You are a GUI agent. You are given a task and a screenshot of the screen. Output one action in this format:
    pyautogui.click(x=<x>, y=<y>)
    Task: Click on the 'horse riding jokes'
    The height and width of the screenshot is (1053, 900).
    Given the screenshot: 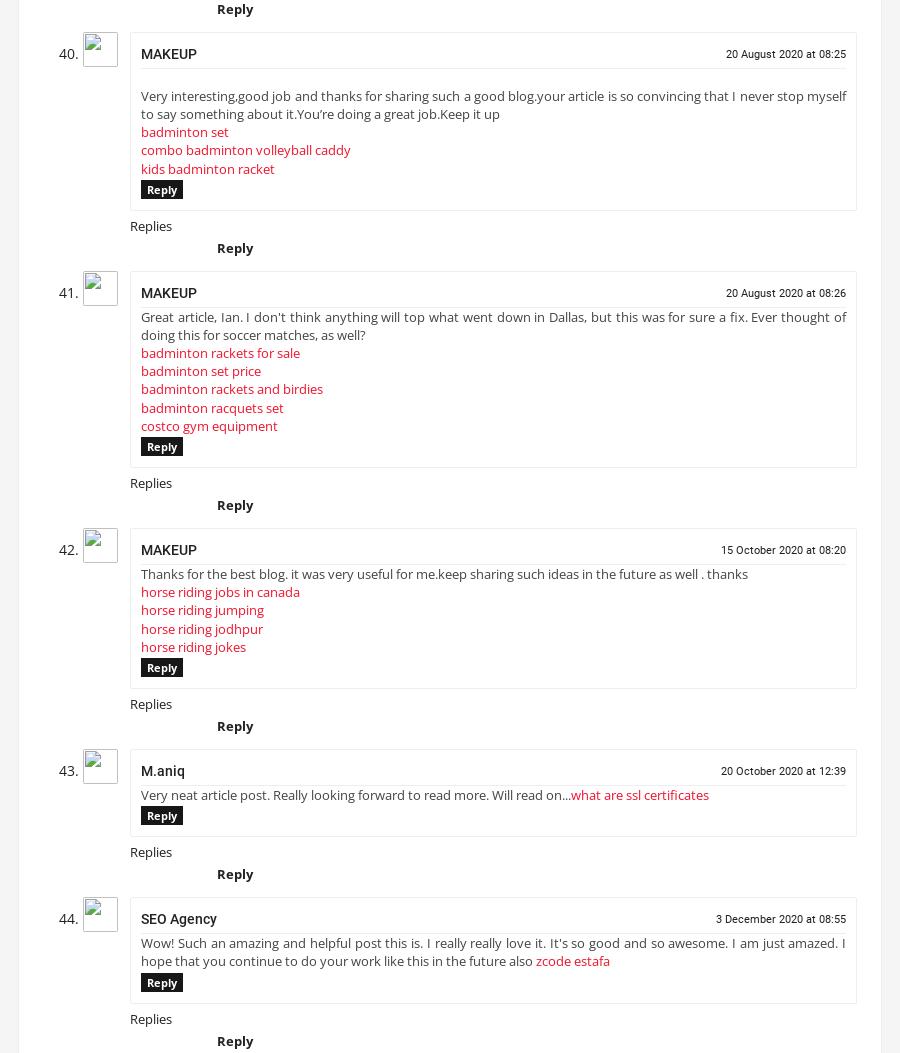 What is the action you would take?
    pyautogui.click(x=193, y=653)
    